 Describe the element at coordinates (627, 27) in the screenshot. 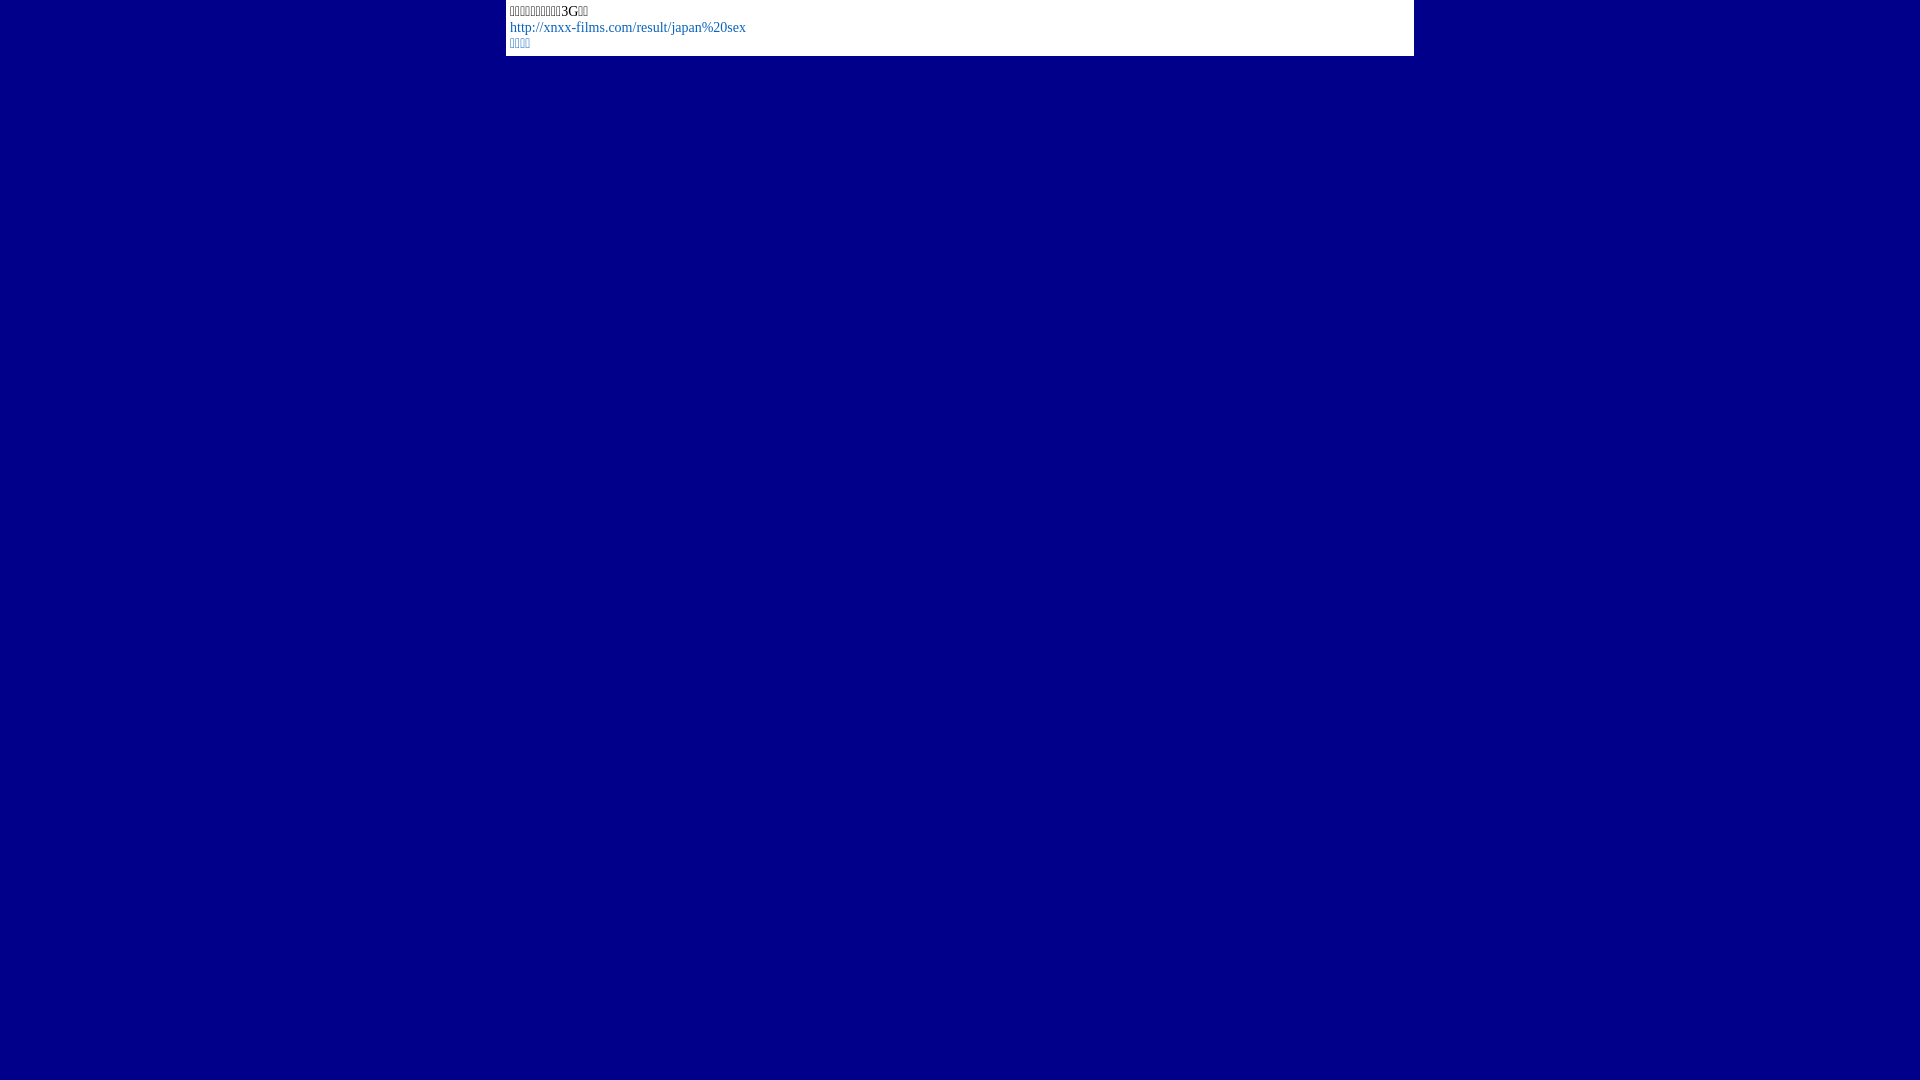

I see `'http://xnxx-films.com/result/japan%20sex'` at that location.